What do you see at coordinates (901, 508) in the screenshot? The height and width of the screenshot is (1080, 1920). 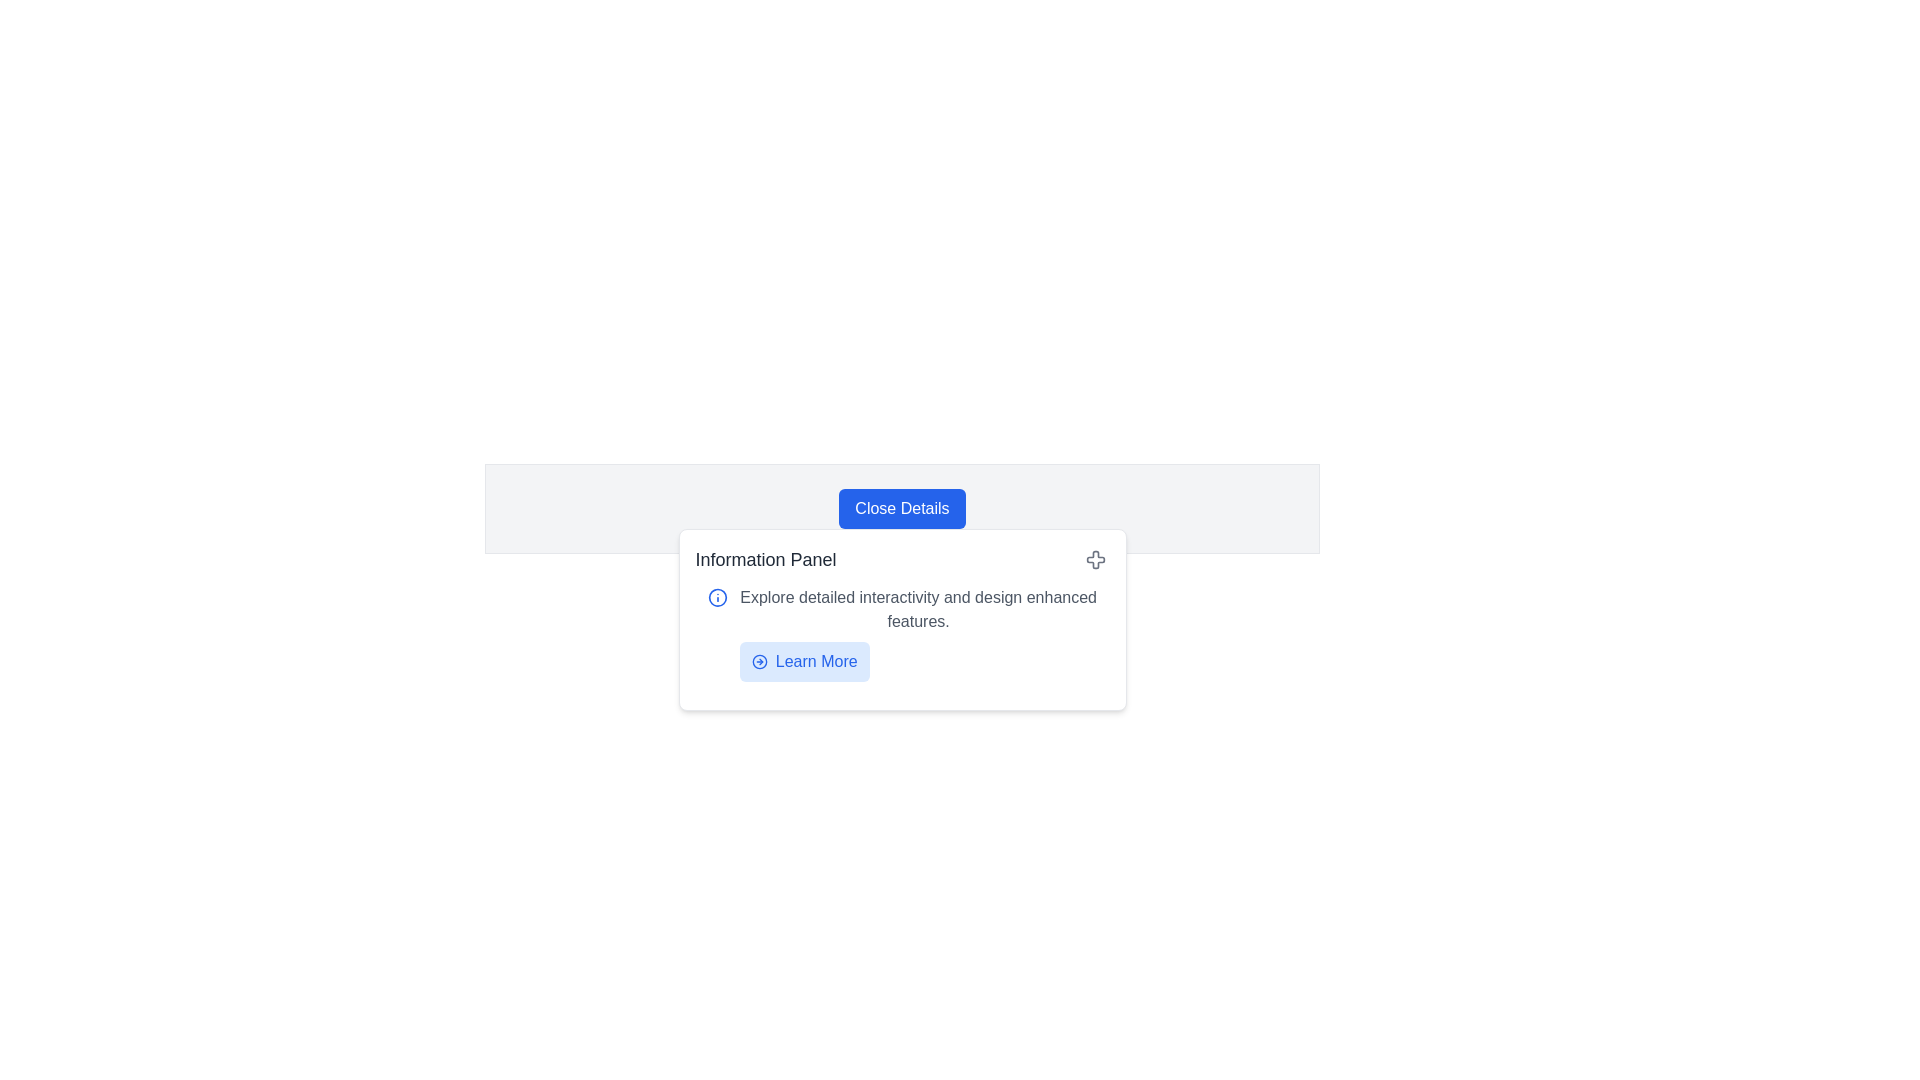 I see `the 'Close Details' button, which is a rectangular button with a blue background and white text` at bounding box center [901, 508].